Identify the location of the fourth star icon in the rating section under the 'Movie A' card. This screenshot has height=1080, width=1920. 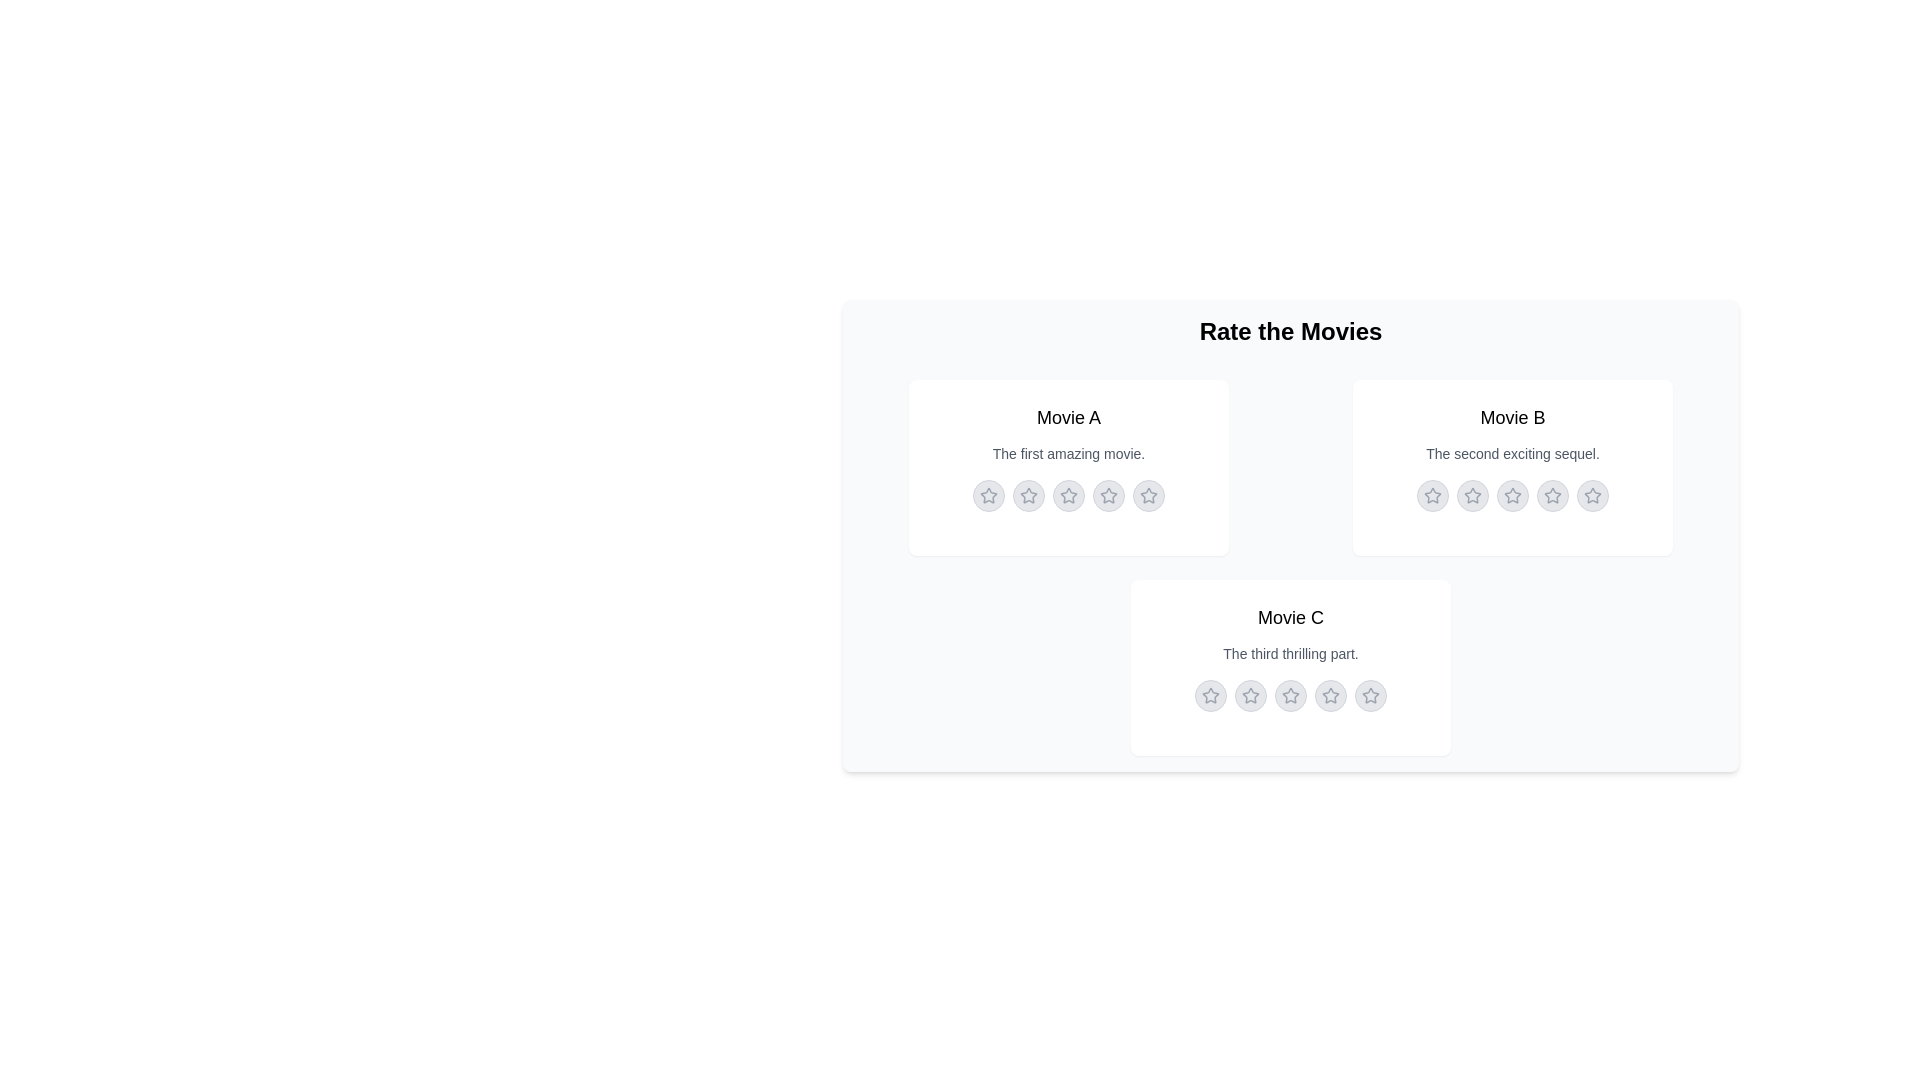
(1107, 495).